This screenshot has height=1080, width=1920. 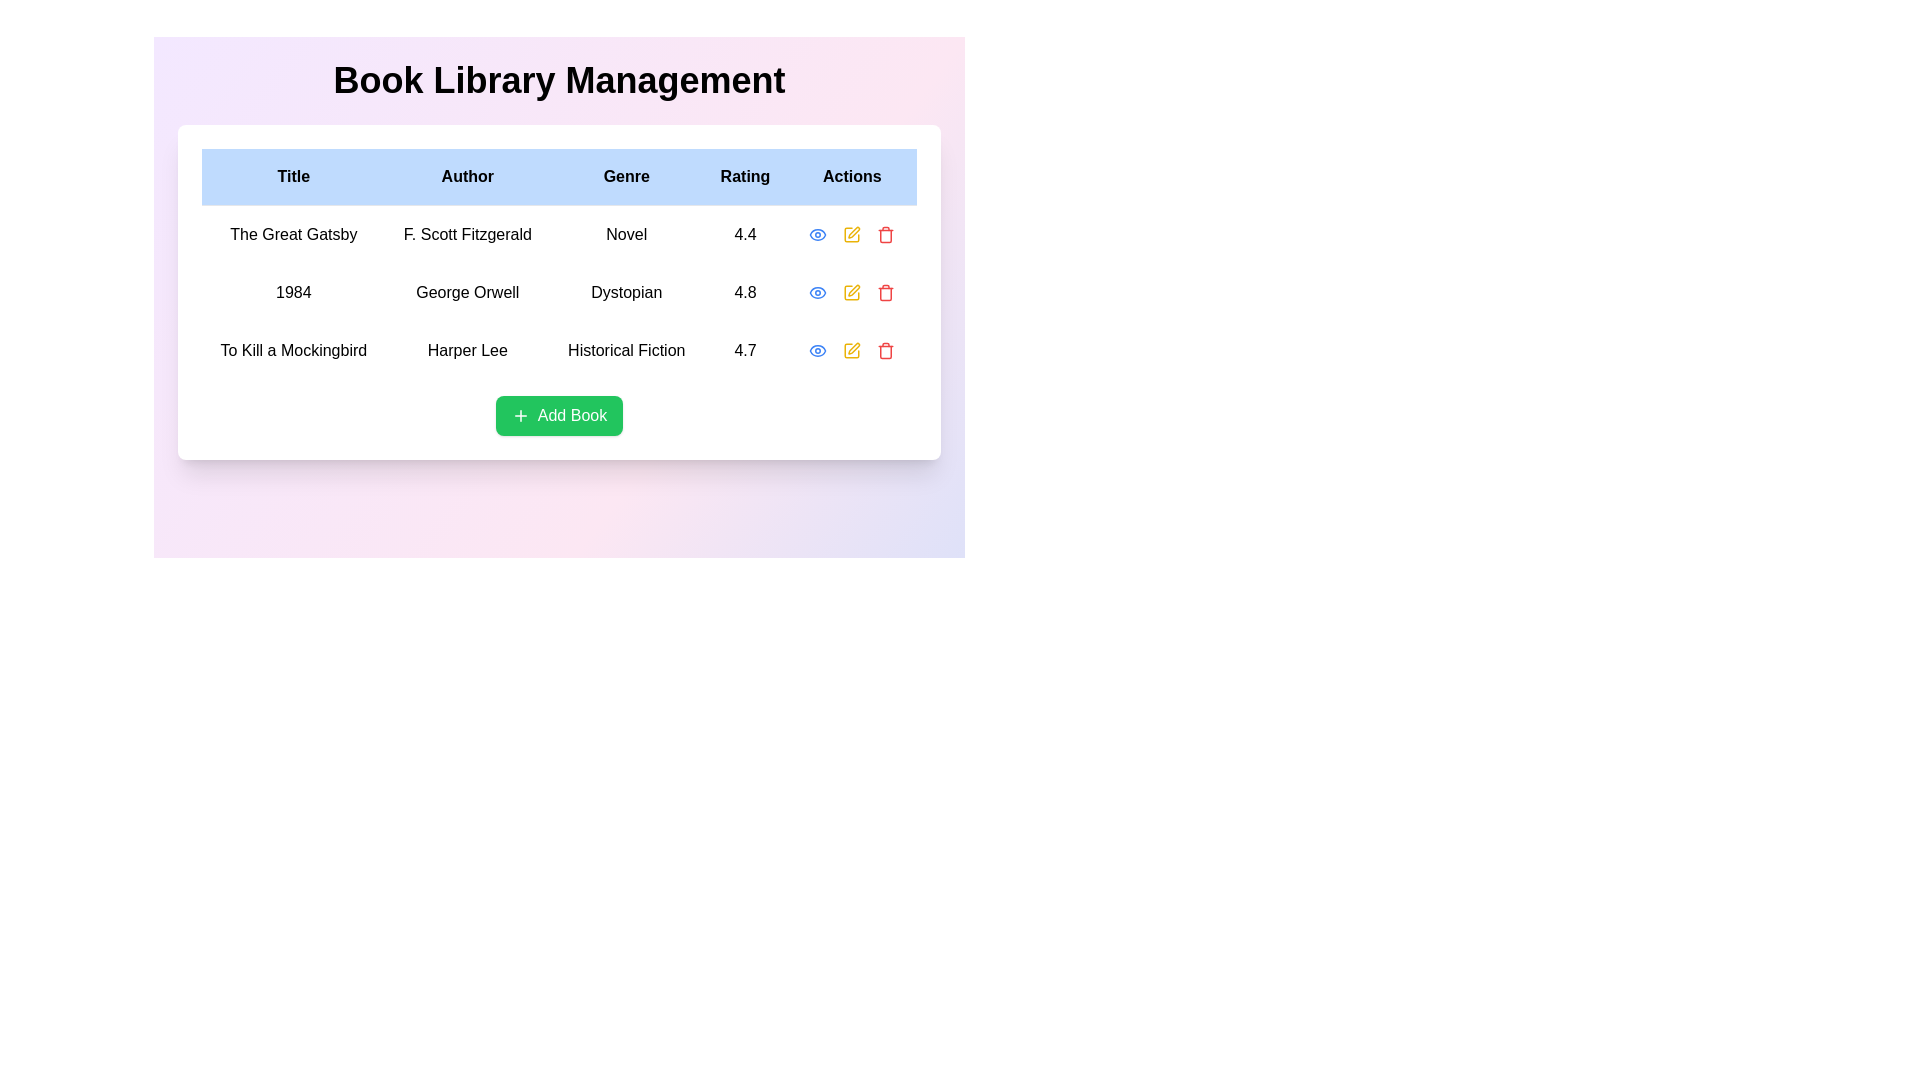 I want to click on the Table Header Cell for the 'Actions' column, which is the fifth header in the table located in the top-right corner of the header row, so click(x=851, y=176).